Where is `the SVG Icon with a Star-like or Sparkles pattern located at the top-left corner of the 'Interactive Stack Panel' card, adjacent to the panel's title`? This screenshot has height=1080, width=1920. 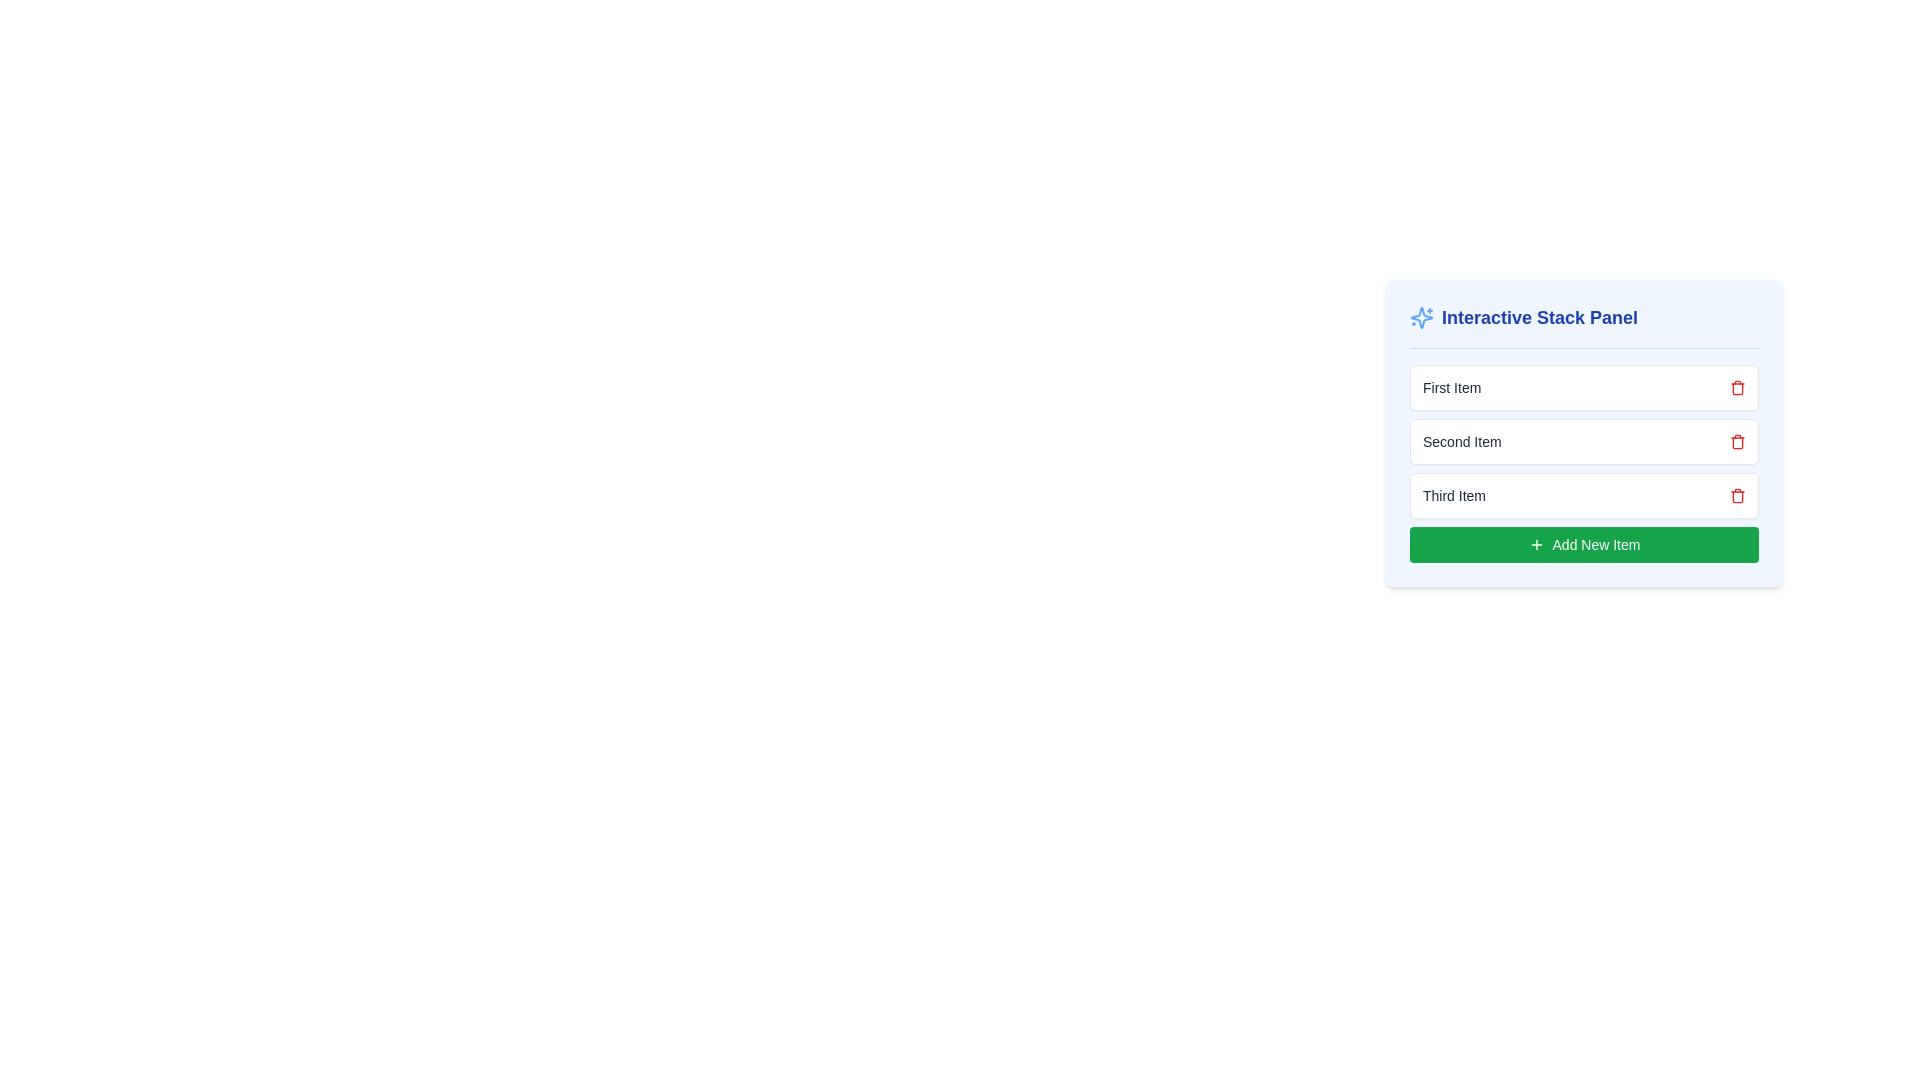 the SVG Icon with a Star-like or Sparkles pattern located at the top-left corner of the 'Interactive Stack Panel' card, adjacent to the panel's title is located at coordinates (1420, 316).